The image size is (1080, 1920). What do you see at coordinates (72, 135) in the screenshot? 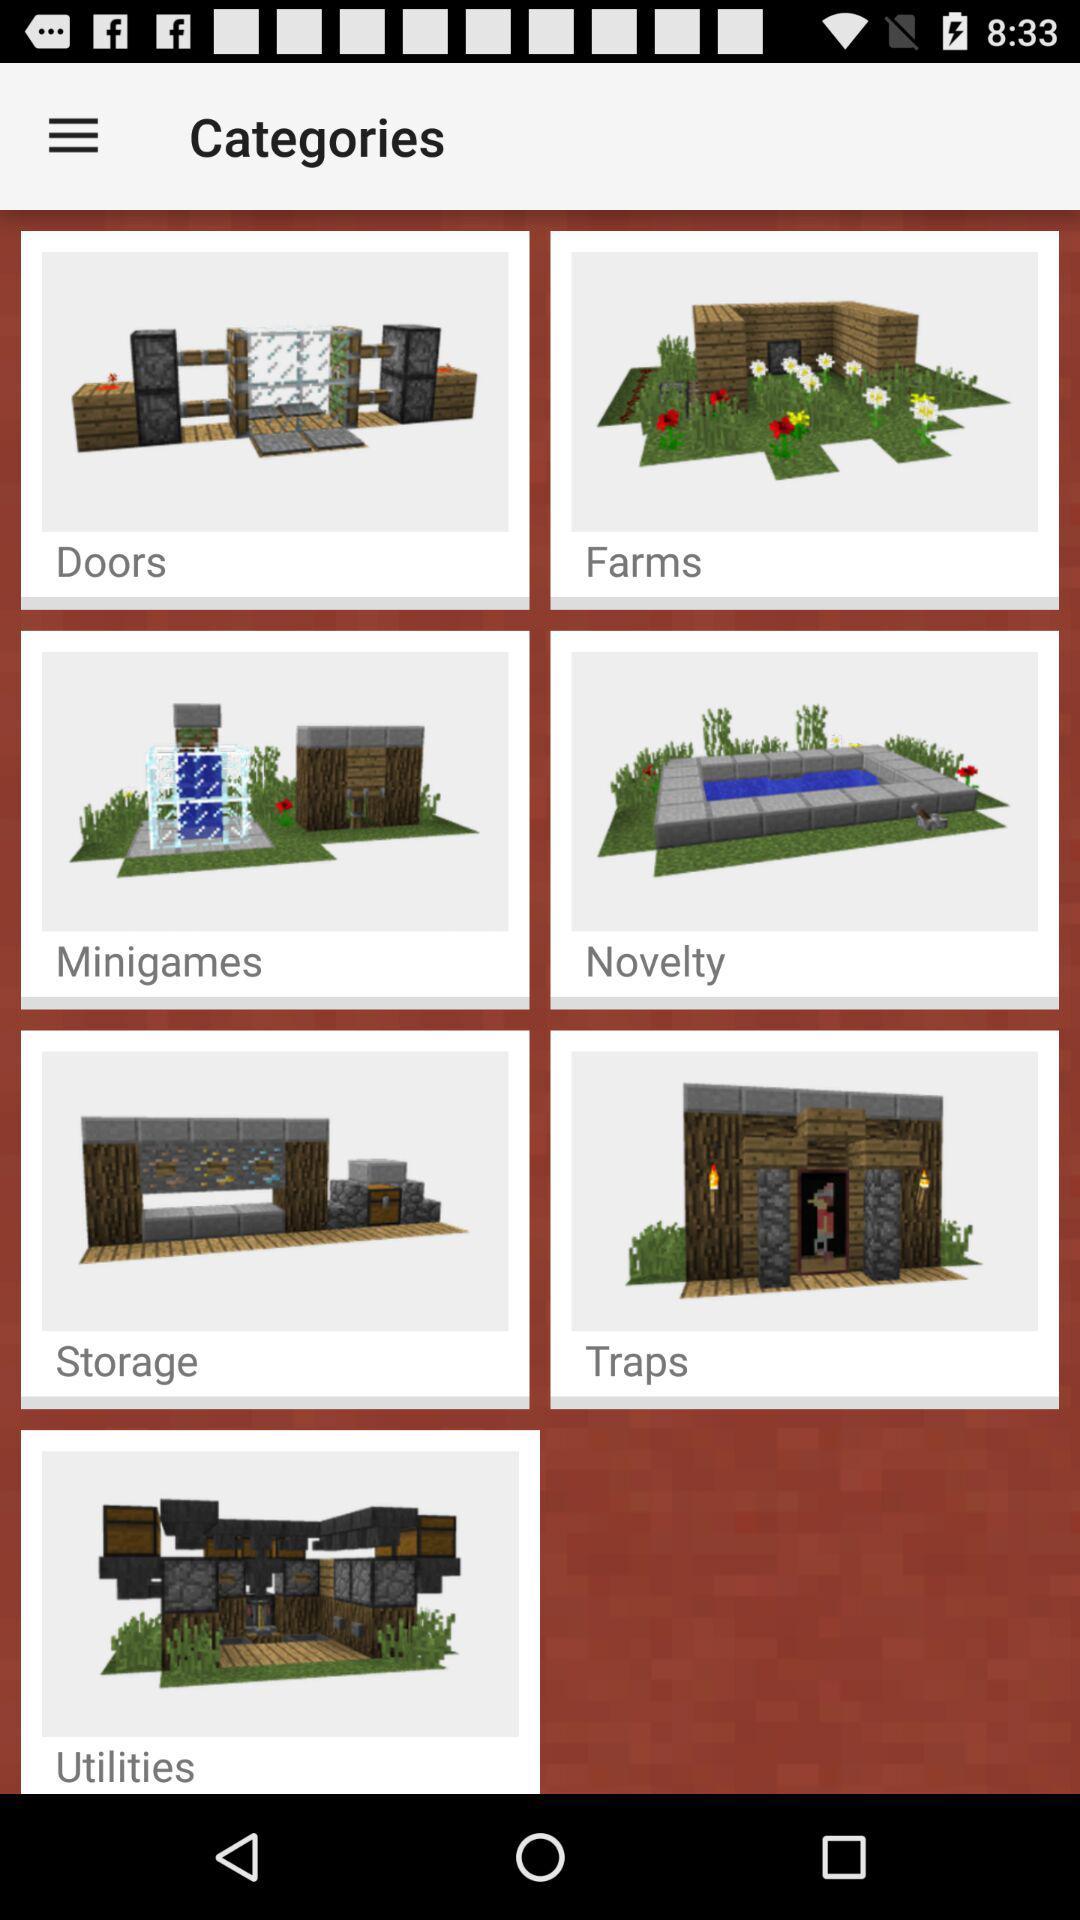
I see `the icon to the left of the categories icon` at bounding box center [72, 135].